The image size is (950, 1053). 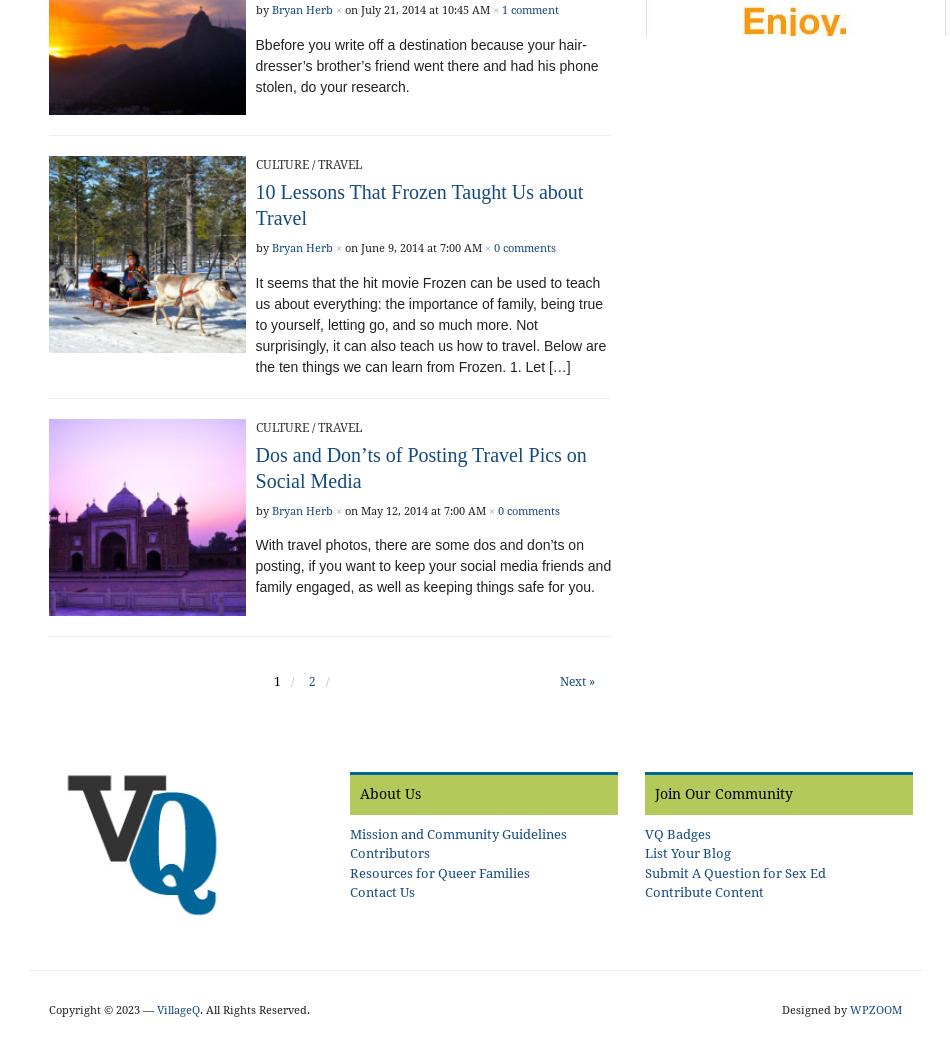 What do you see at coordinates (415, 10) in the screenshot?
I see `'on July 21, 2014 at 10:45 AM'` at bounding box center [415, 10].